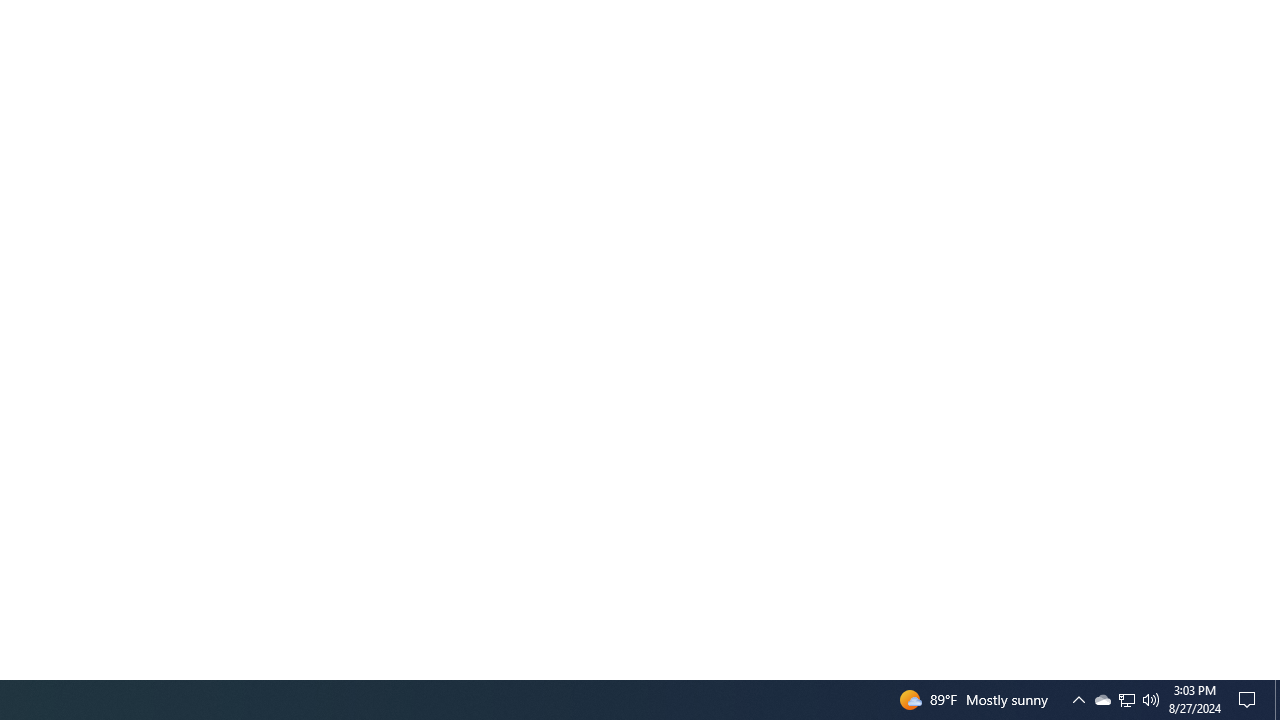  I want to click on 'Notification Chevron', so click(1078, 698).